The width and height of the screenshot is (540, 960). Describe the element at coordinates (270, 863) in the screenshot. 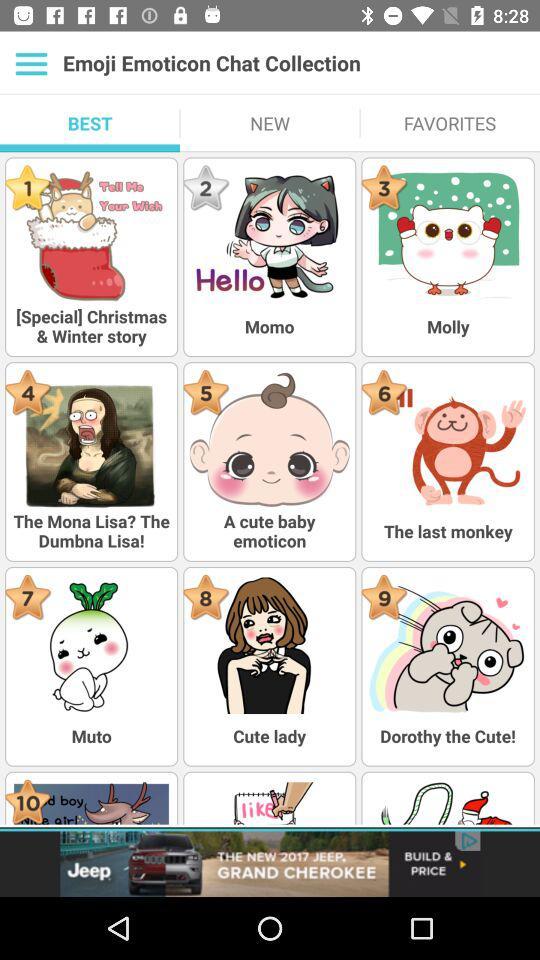

I see `advertisement about grand cherokee` at that location.